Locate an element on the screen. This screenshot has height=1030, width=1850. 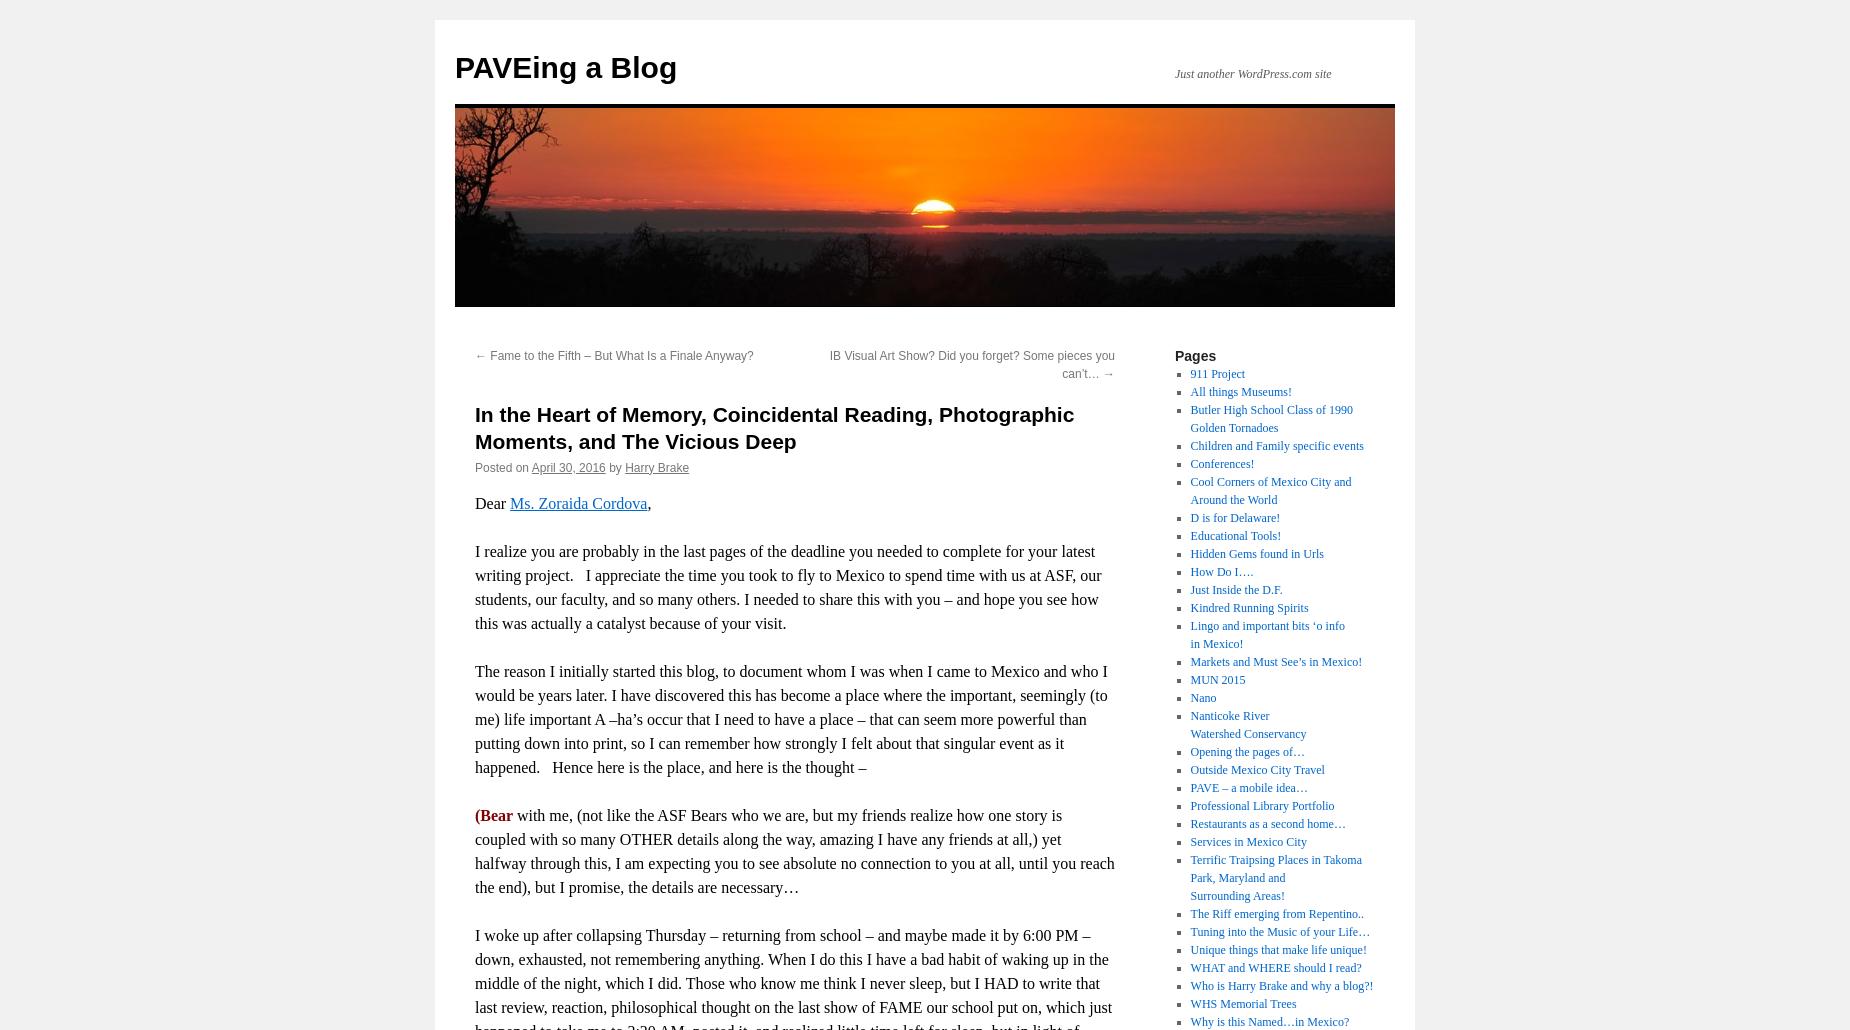
'How Do I….' is located at coordinates (1220, 571).